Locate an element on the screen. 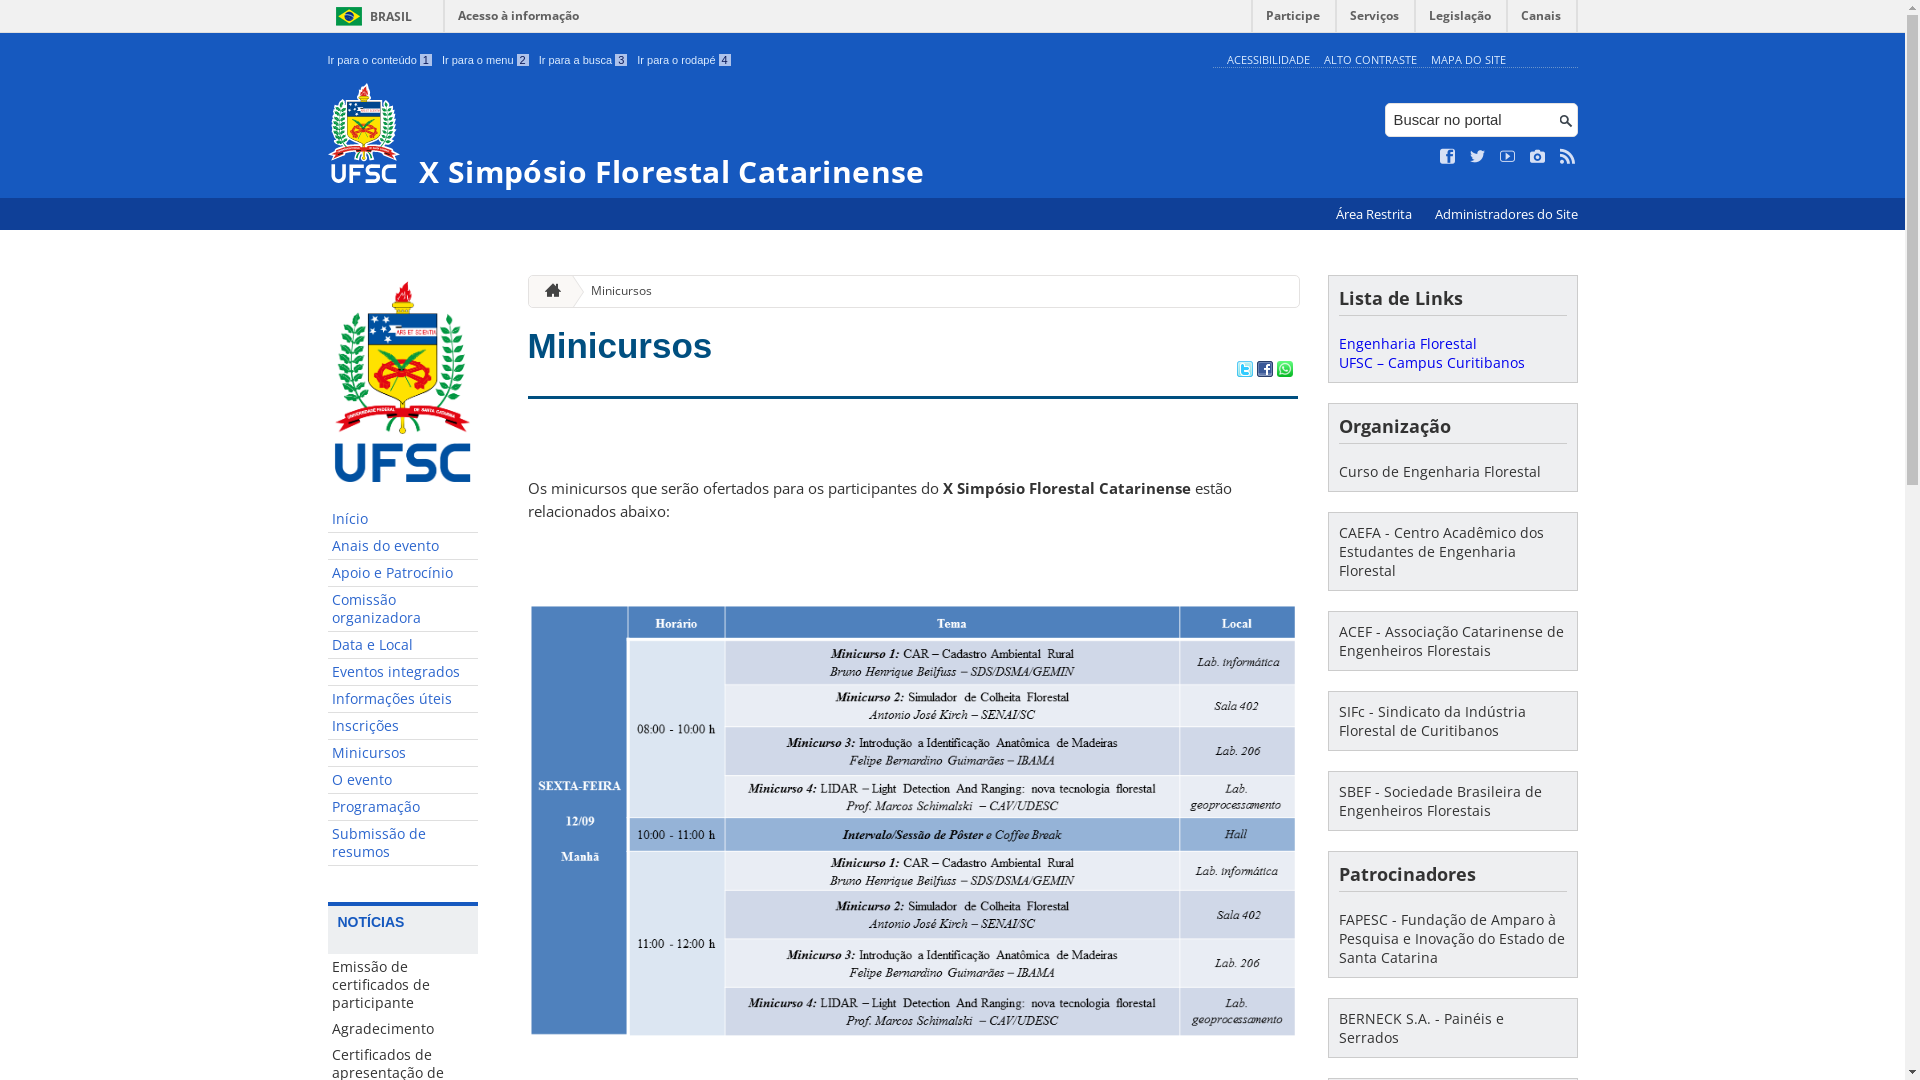 The width and height of the screenshot is (1920, 1080). 'BRASIL' is located at coordinates (370, 16).